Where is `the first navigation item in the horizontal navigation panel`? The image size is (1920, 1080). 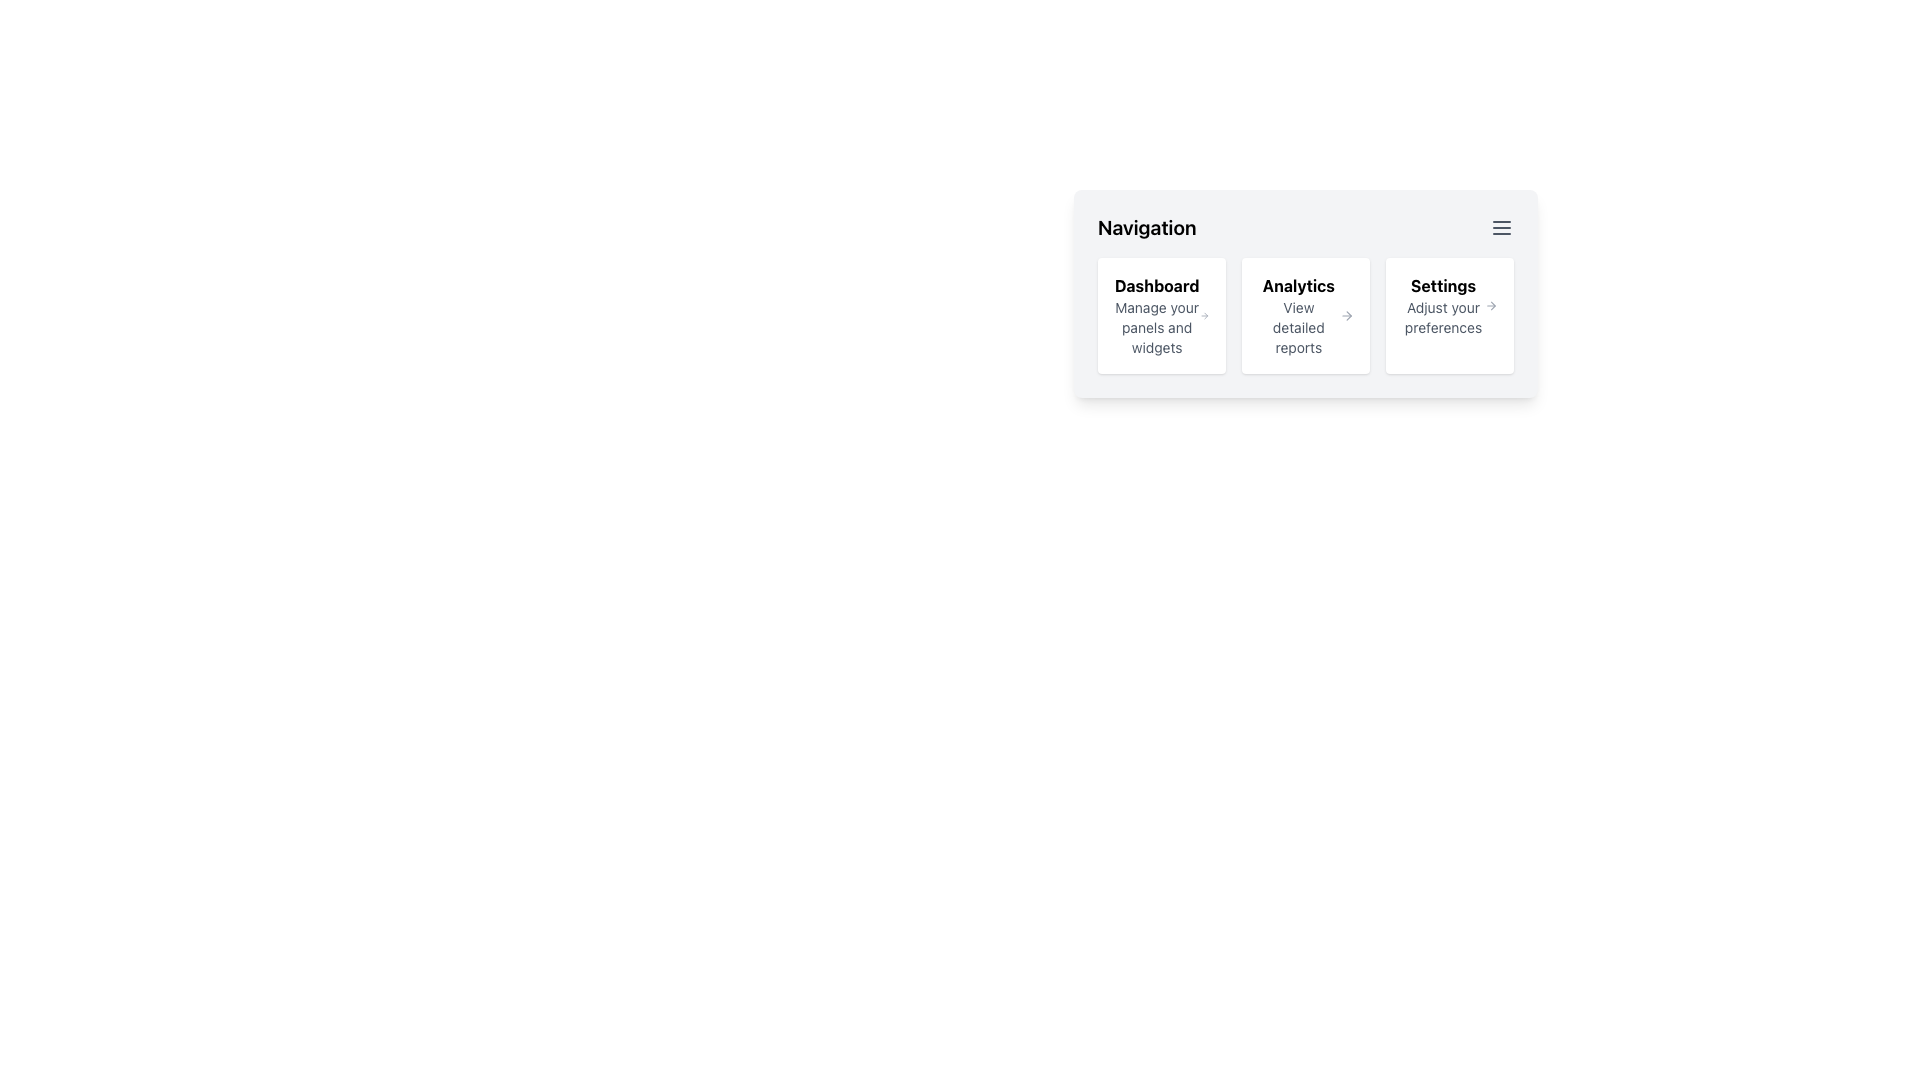 the first navigation item in the horizontal navigation panel is located at coordinates (1157, 315).